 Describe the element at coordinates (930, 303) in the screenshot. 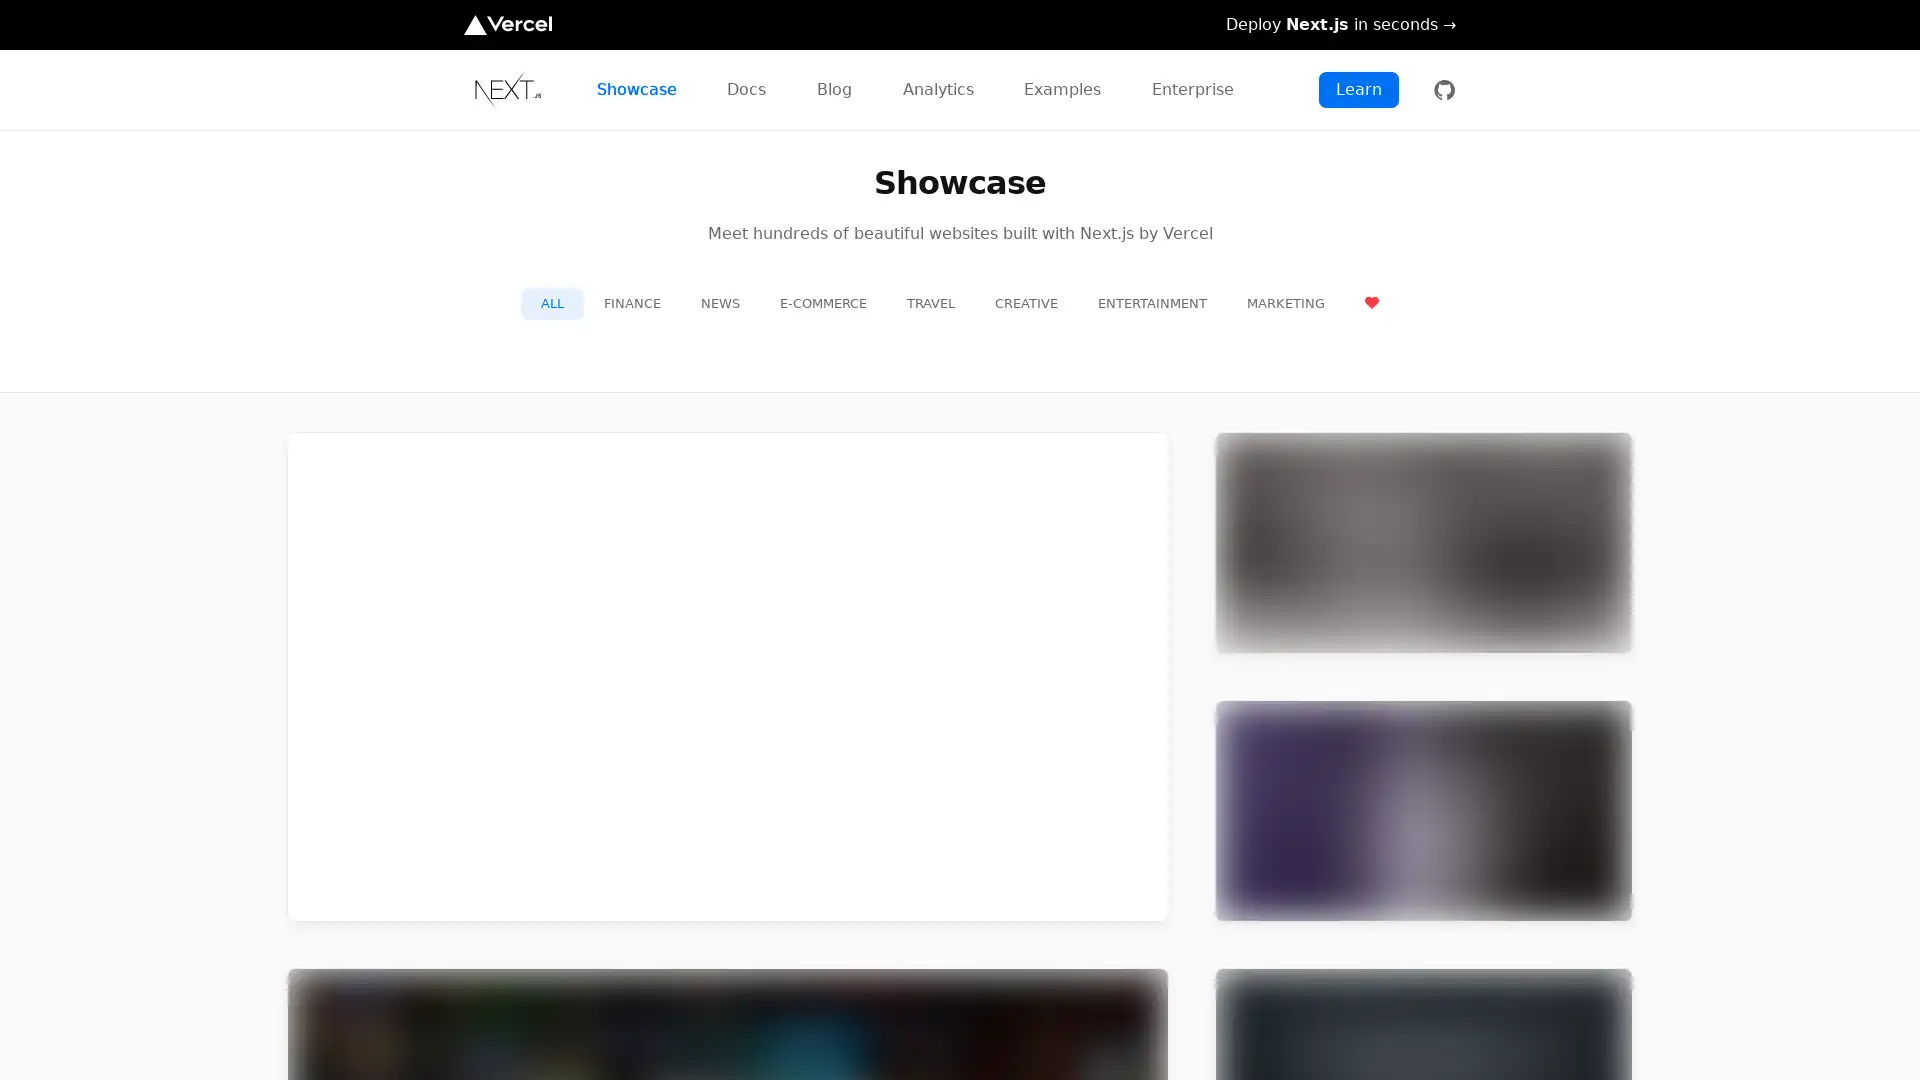

I see `TRAVEL` at that location.